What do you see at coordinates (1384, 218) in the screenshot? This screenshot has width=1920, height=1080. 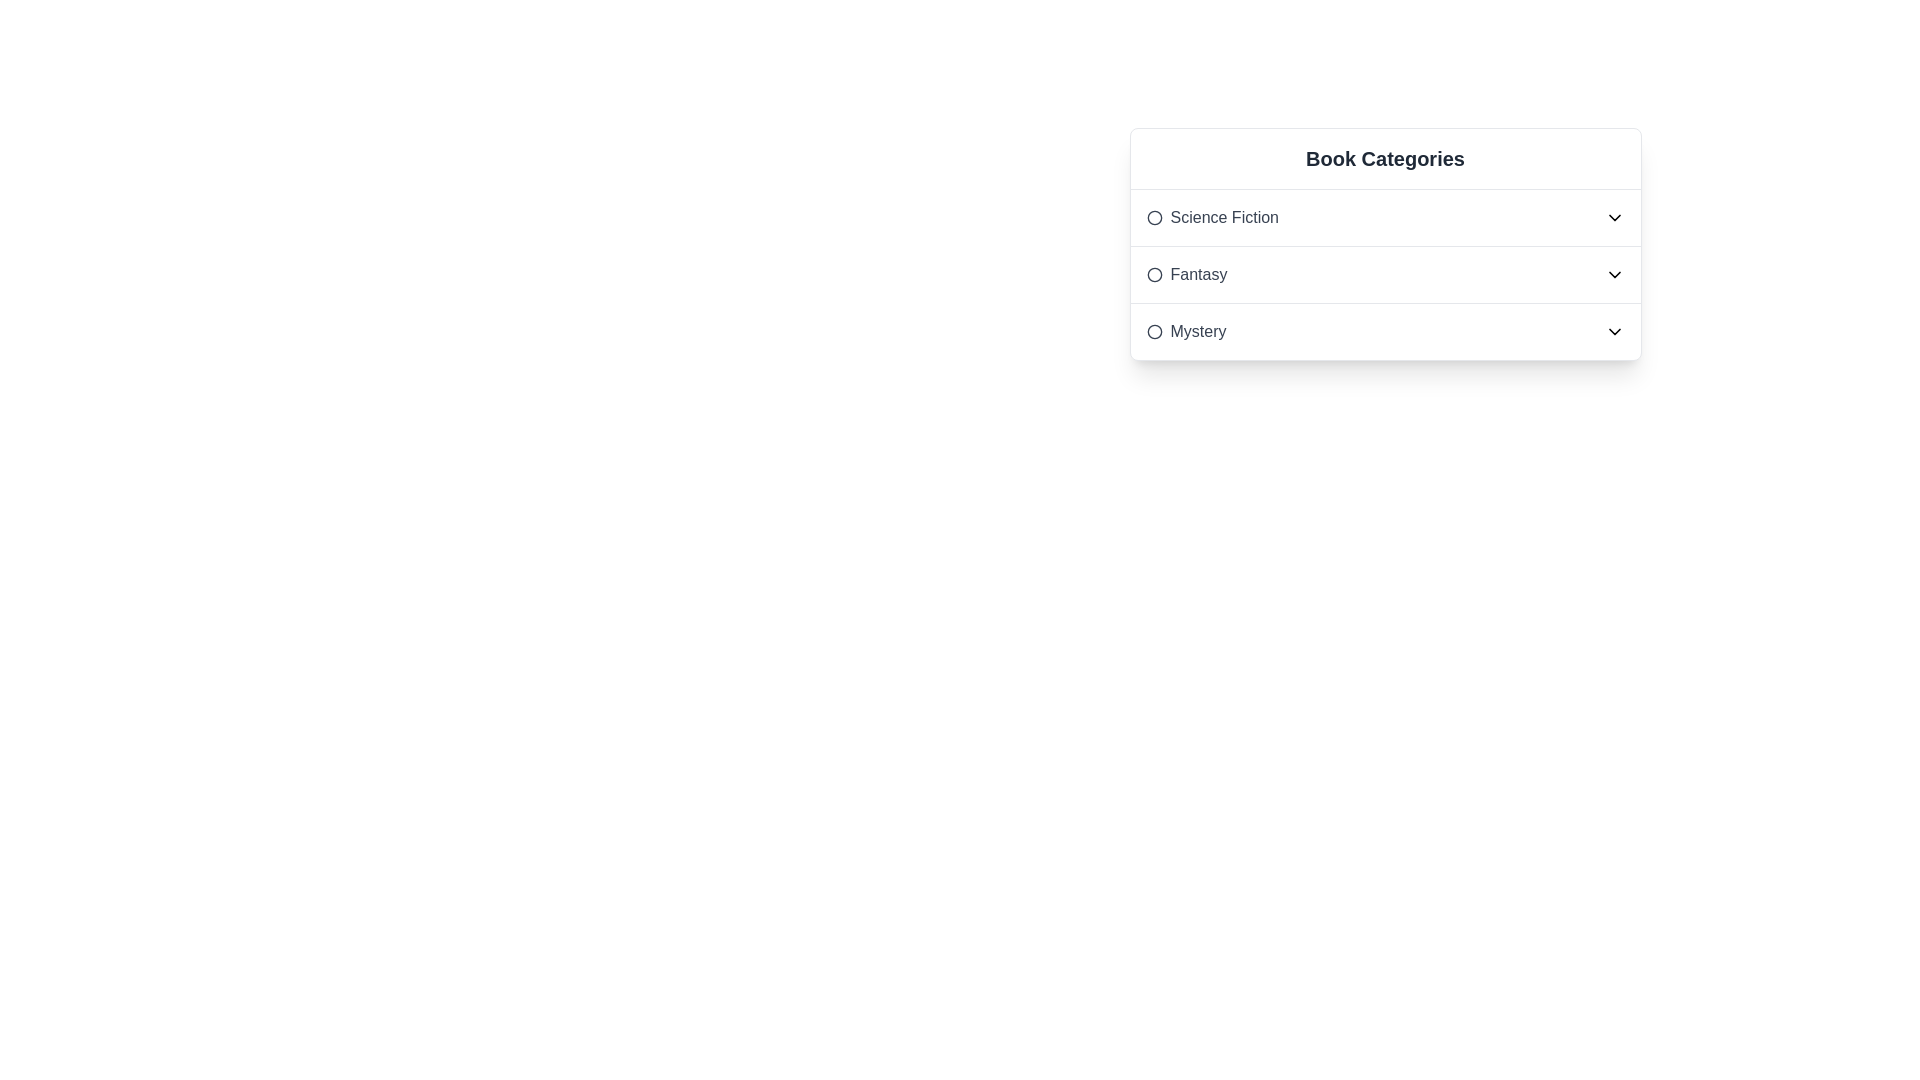 I see `the dropdown arrow of the 'Science Fiction' category item in the list of book categories` at bounding box center [1384, 218].